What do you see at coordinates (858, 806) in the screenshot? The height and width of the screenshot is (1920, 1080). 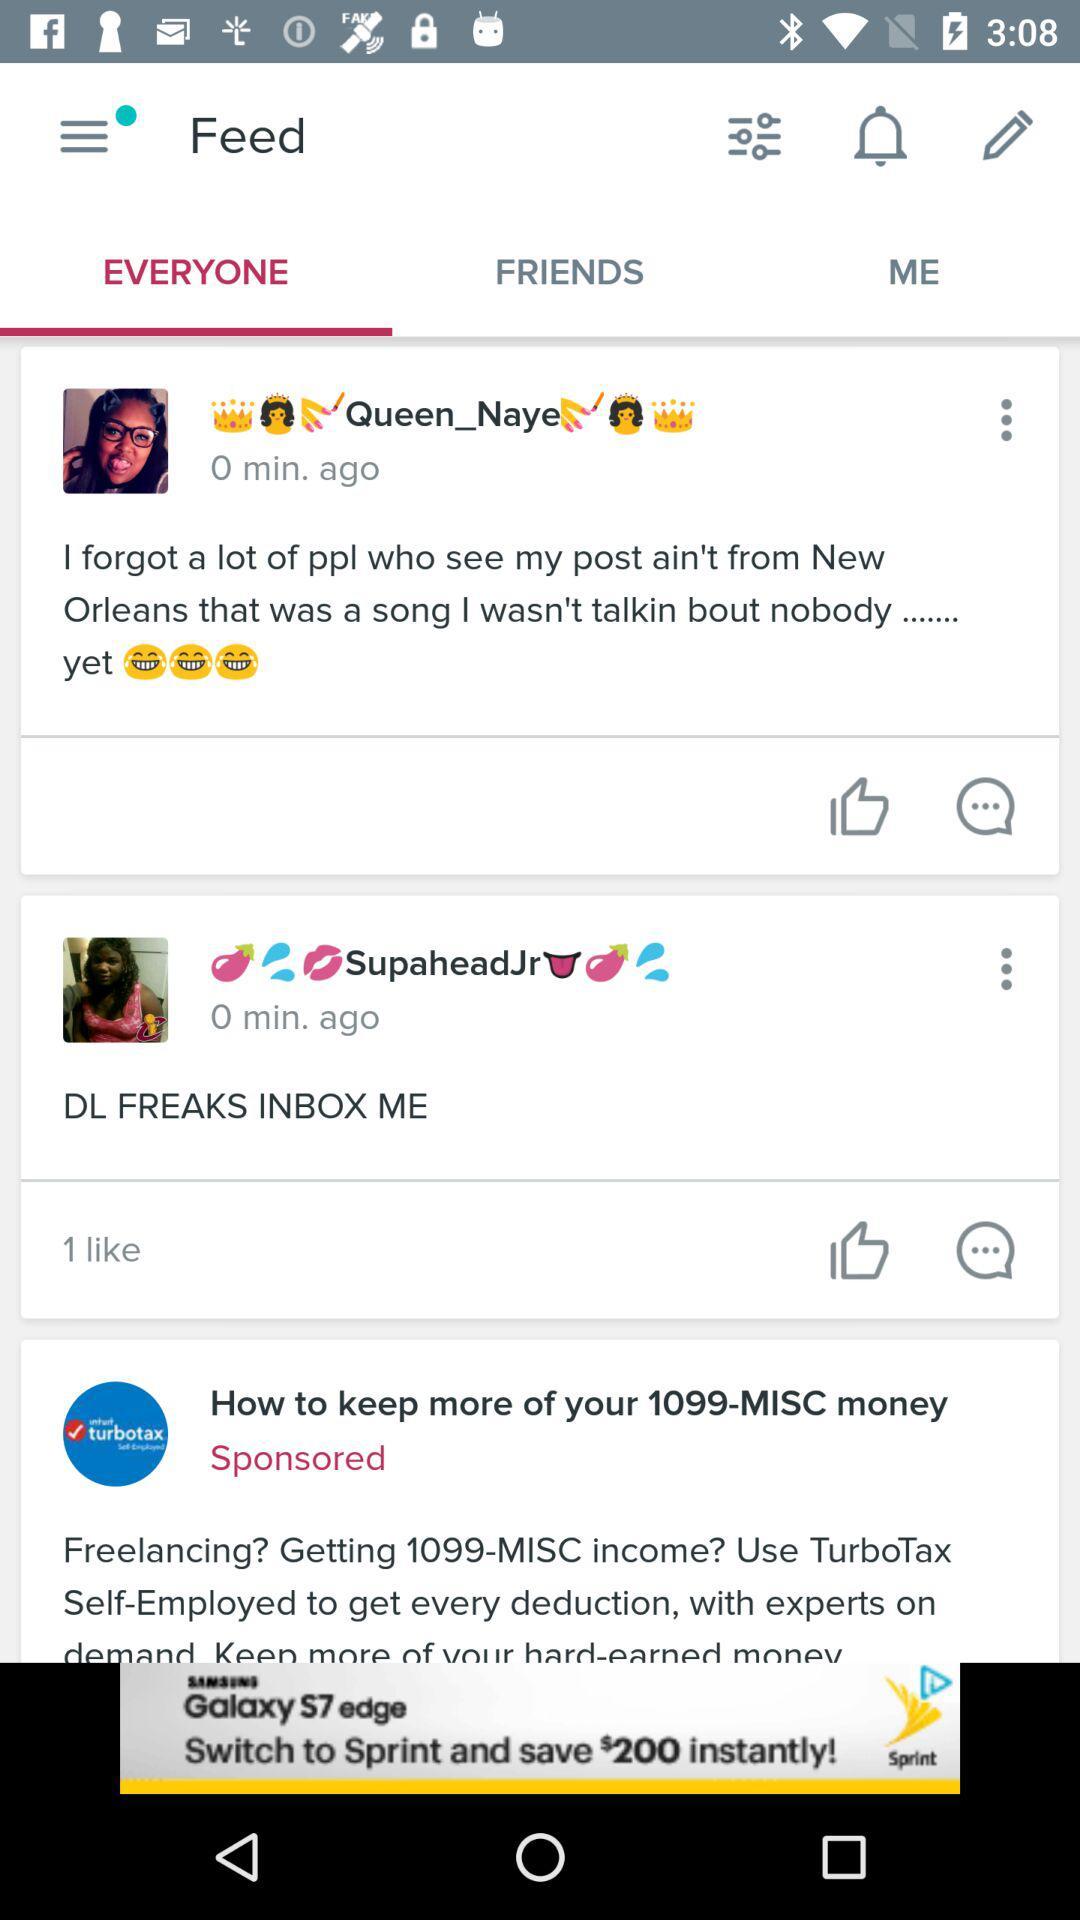 I see `like the commend` at bounding box center [858, 806].